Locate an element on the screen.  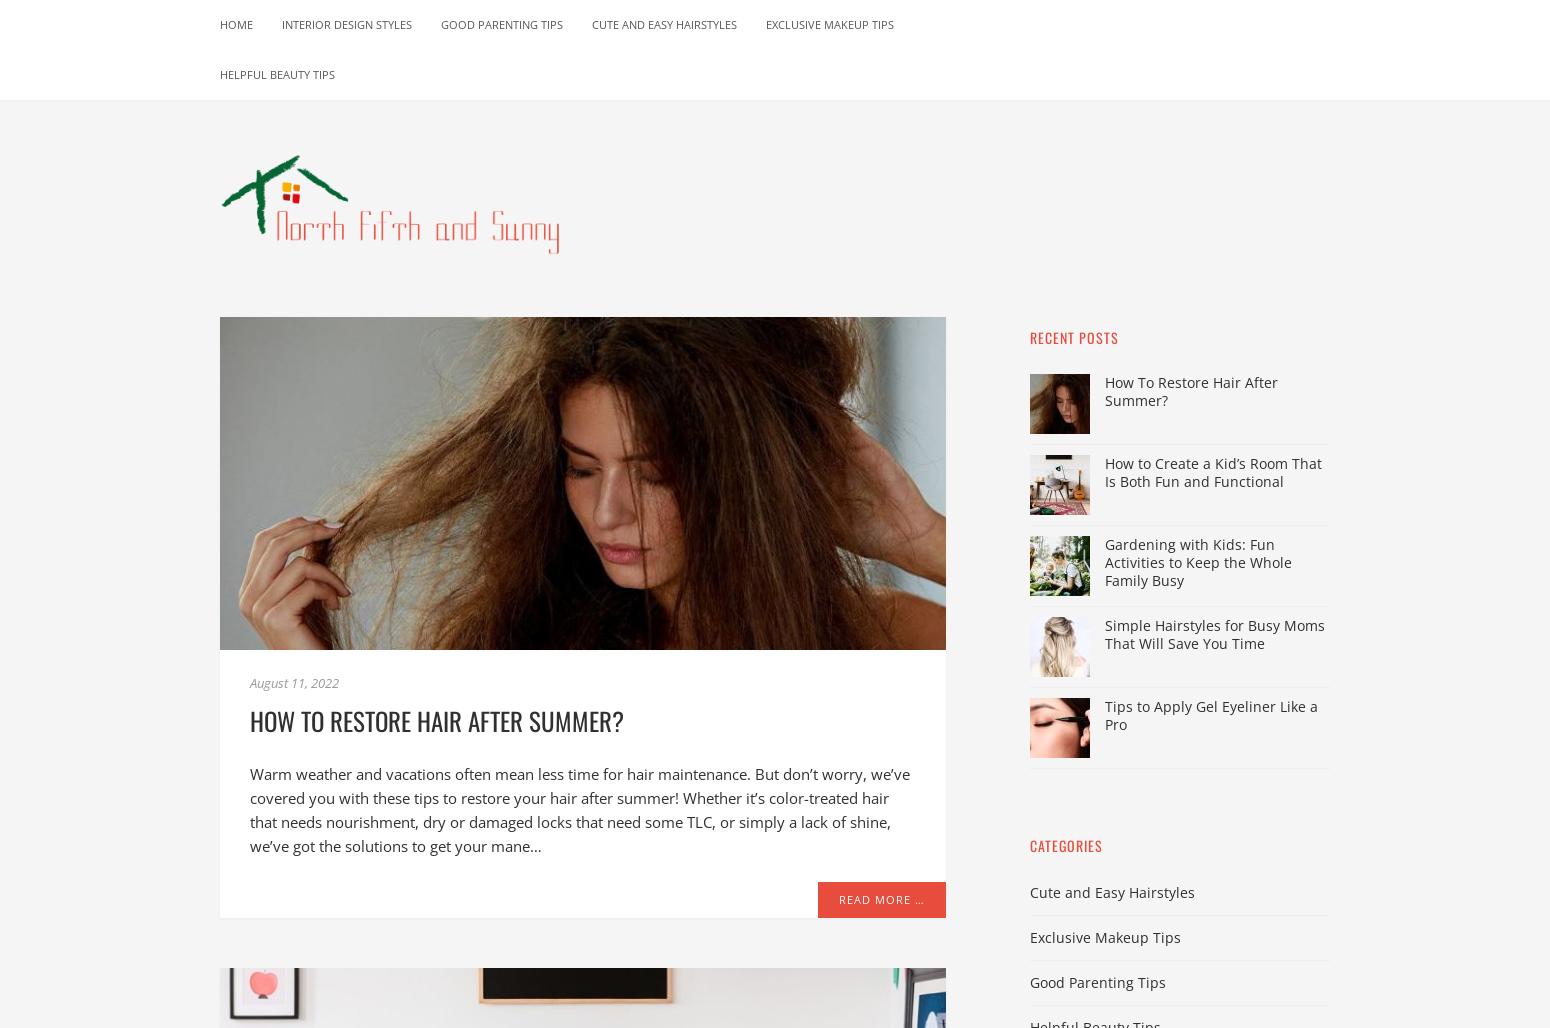
'Recent Posts' is located at coordinates (1029, 336).